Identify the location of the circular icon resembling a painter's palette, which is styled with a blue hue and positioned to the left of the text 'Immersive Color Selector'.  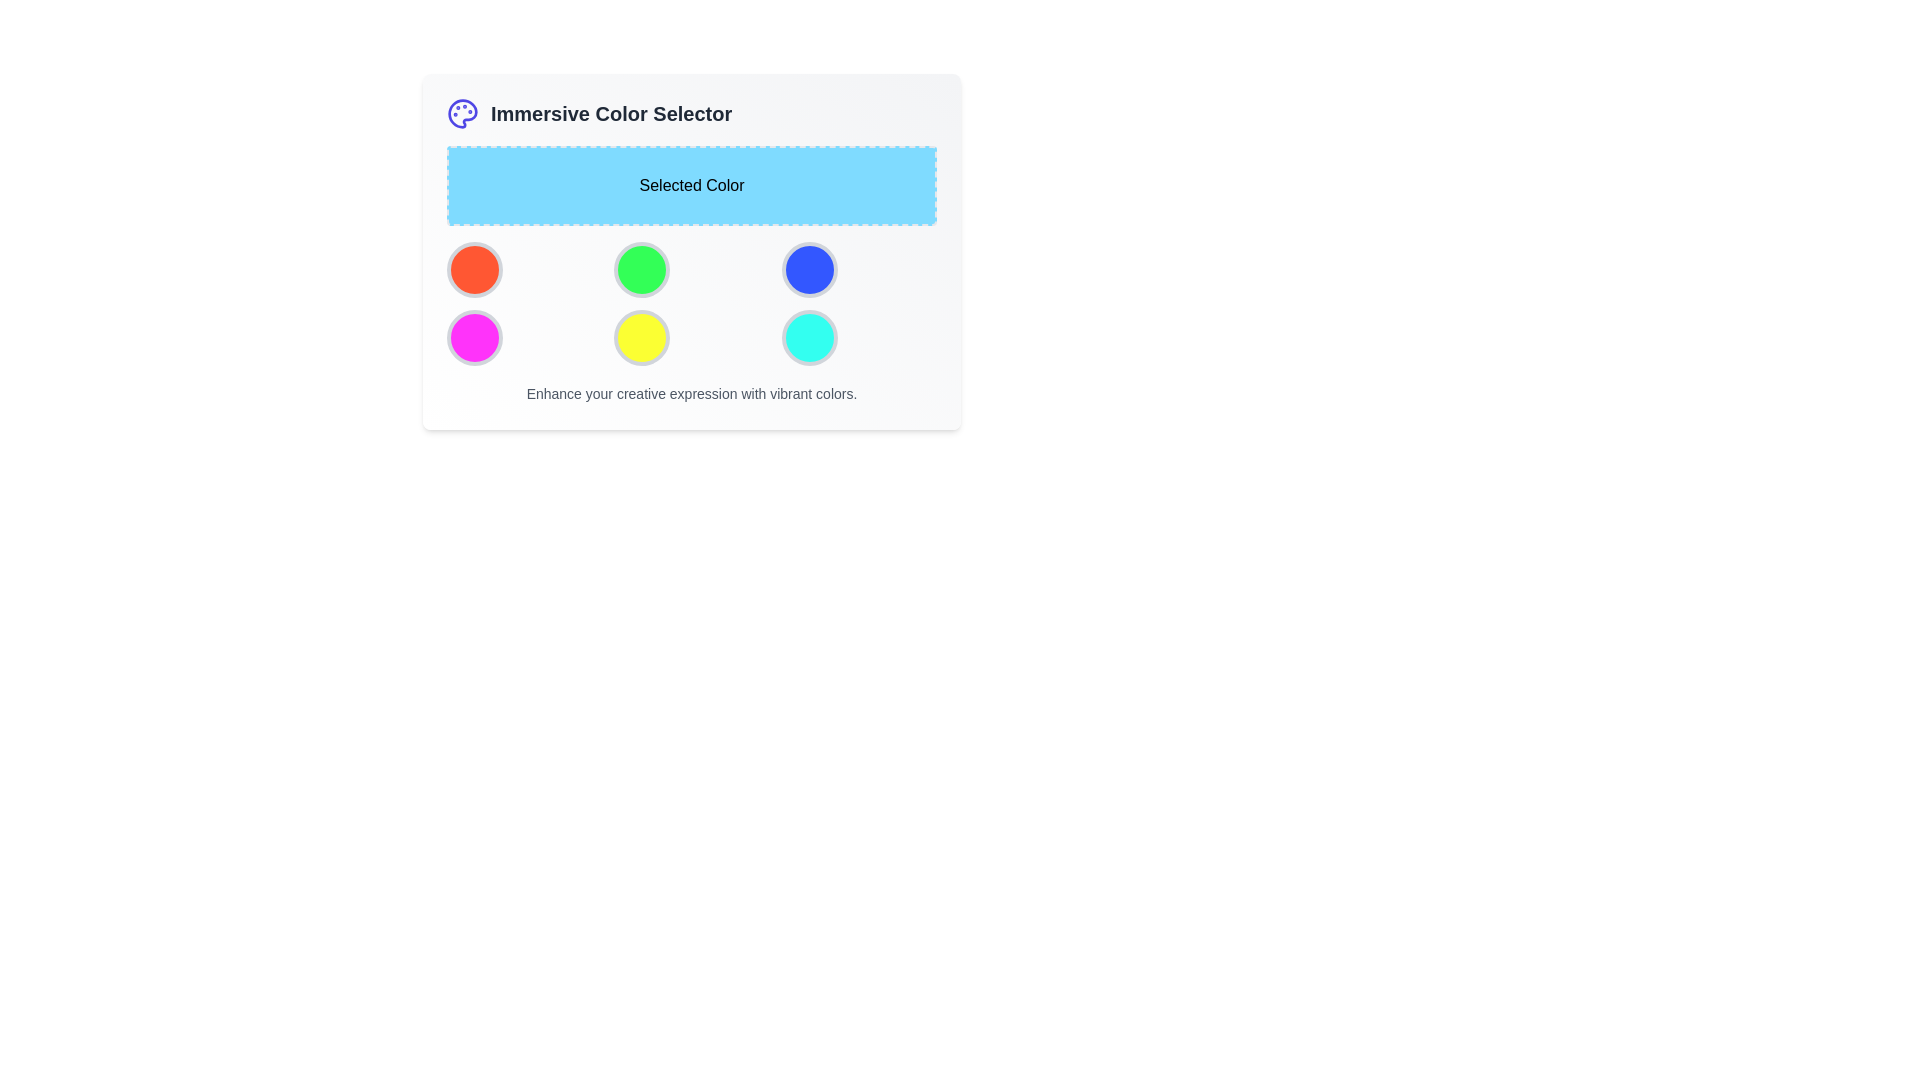
(461, 114).